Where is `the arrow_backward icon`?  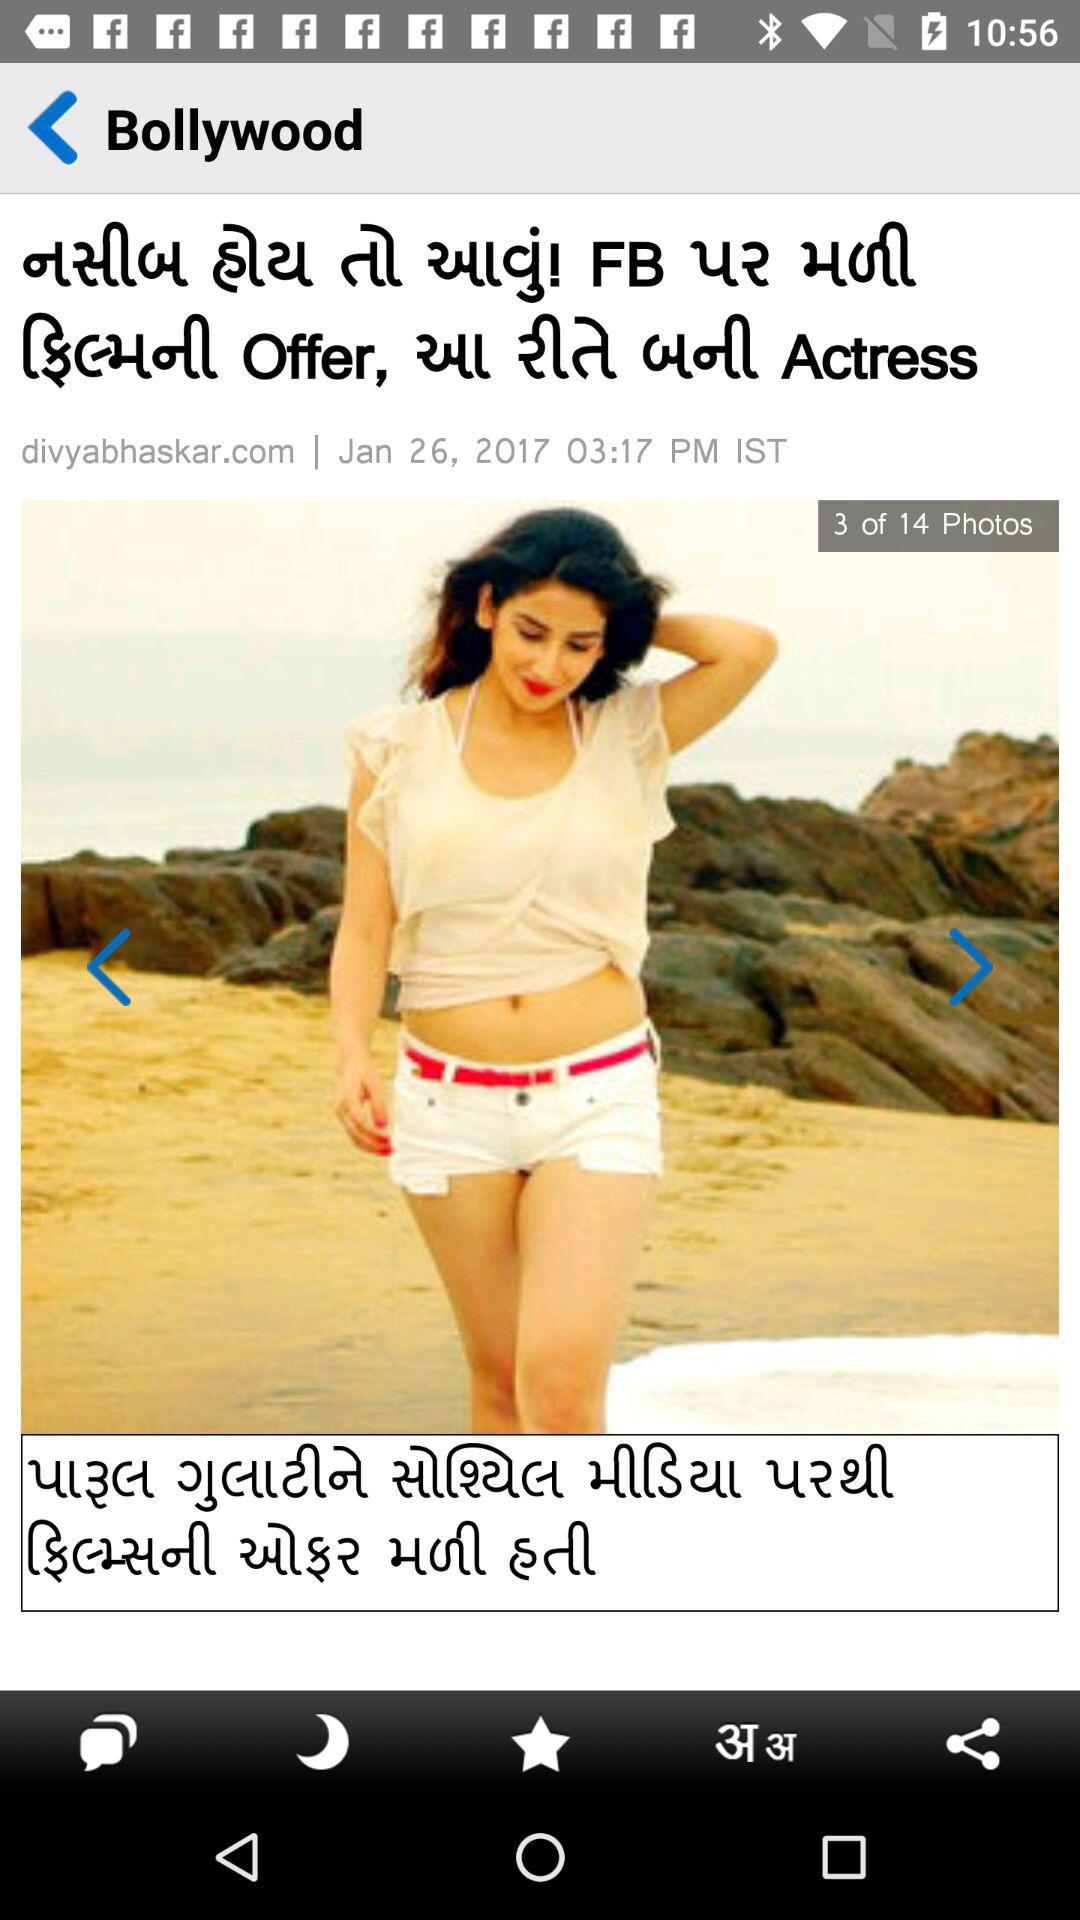
the arrow_backward icon is located at coordinates (971, 1740).